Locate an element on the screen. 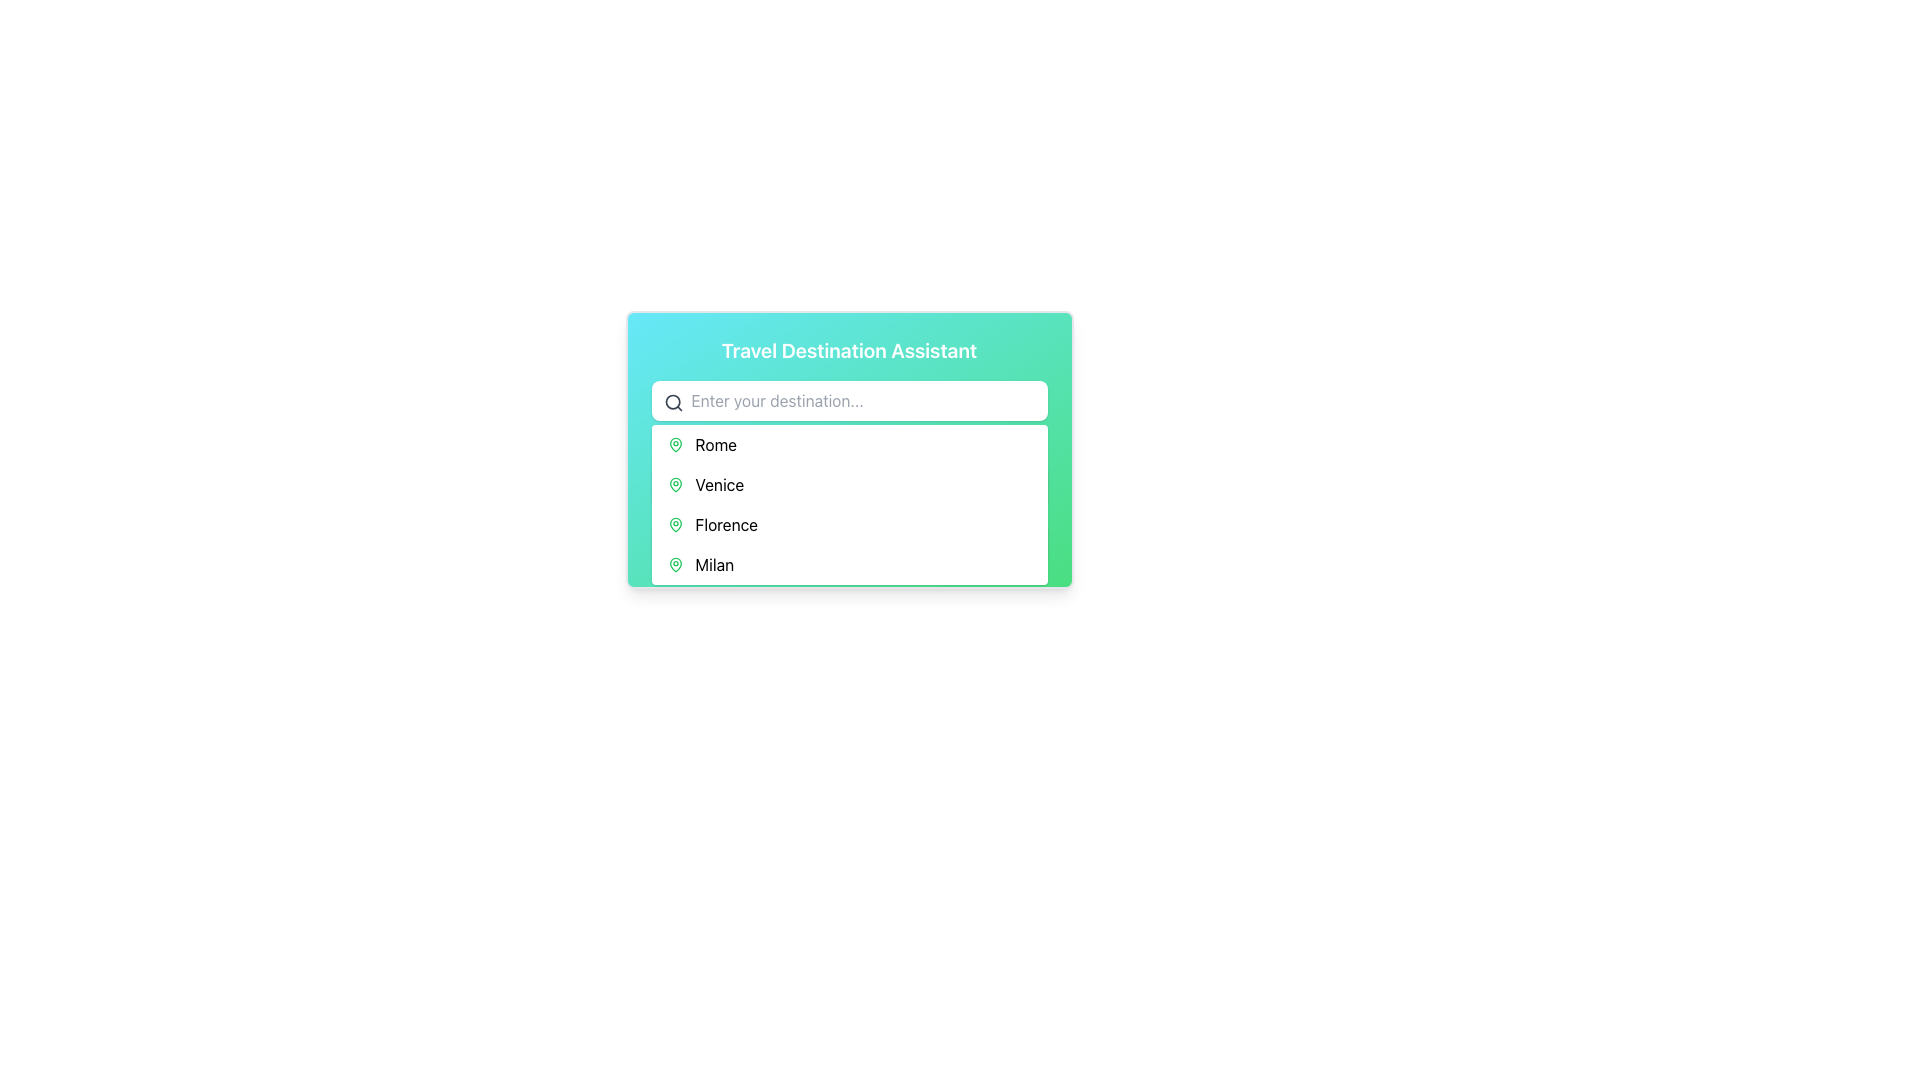  the second item in the list of destinations labeled 'Venice' is located at coordinates (849, 485).